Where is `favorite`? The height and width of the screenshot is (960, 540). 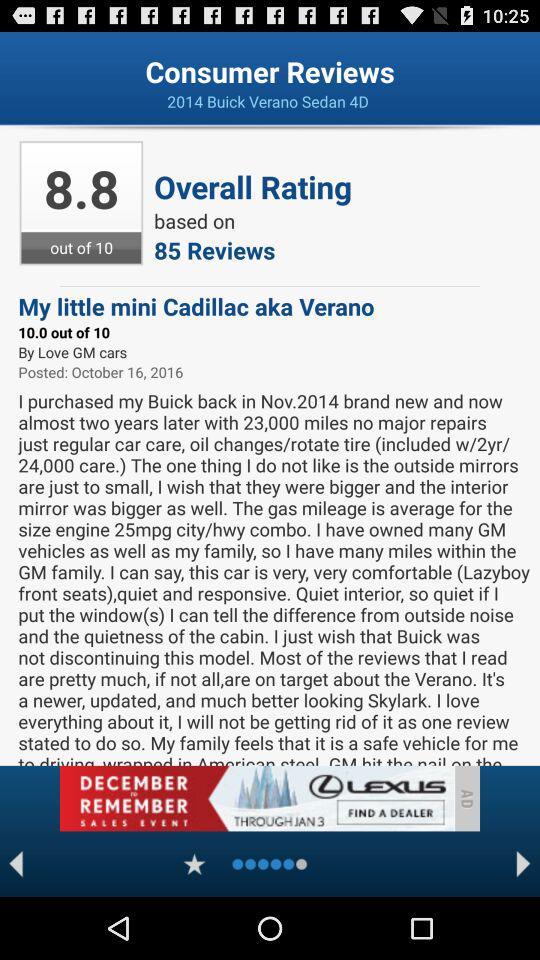
favorite is located at coordinates (194, 863).